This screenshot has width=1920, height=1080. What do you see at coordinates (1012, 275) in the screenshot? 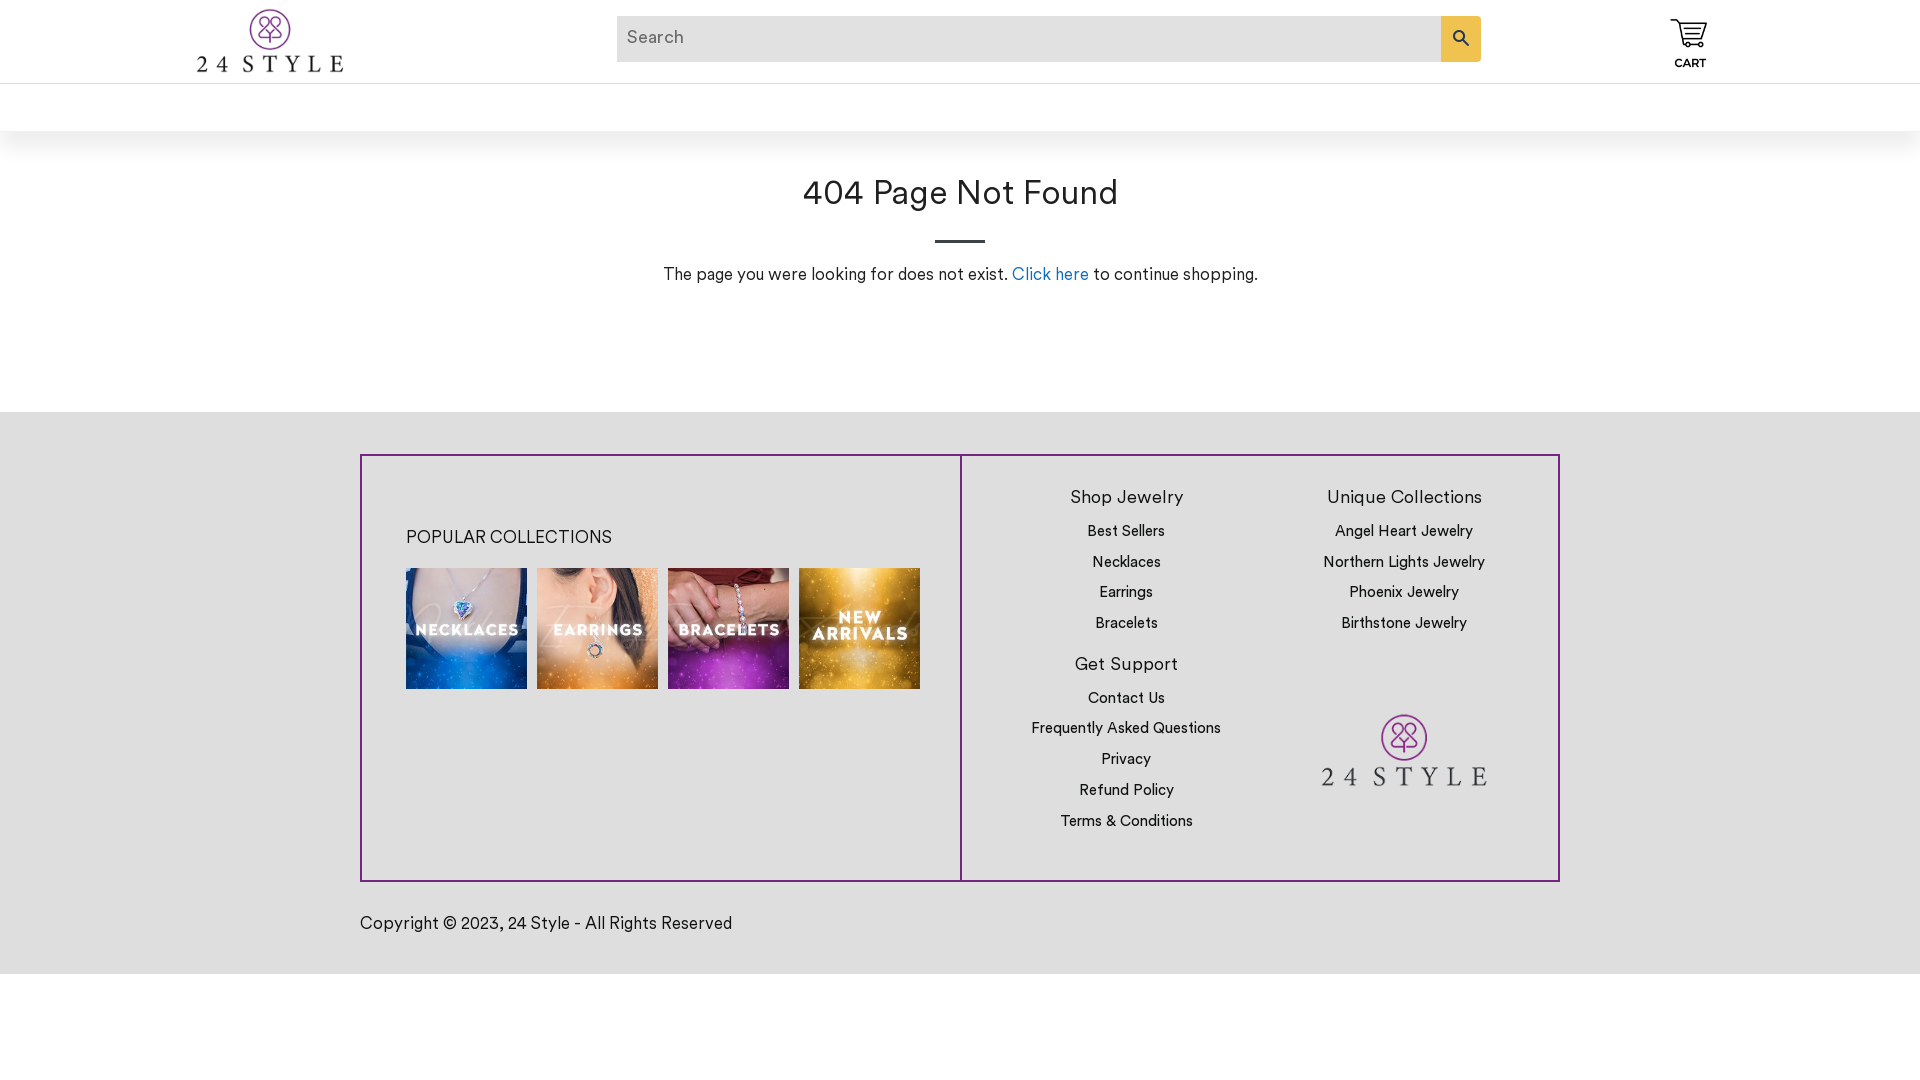
I see `'Click here'` at bounding box center [1012, 275].